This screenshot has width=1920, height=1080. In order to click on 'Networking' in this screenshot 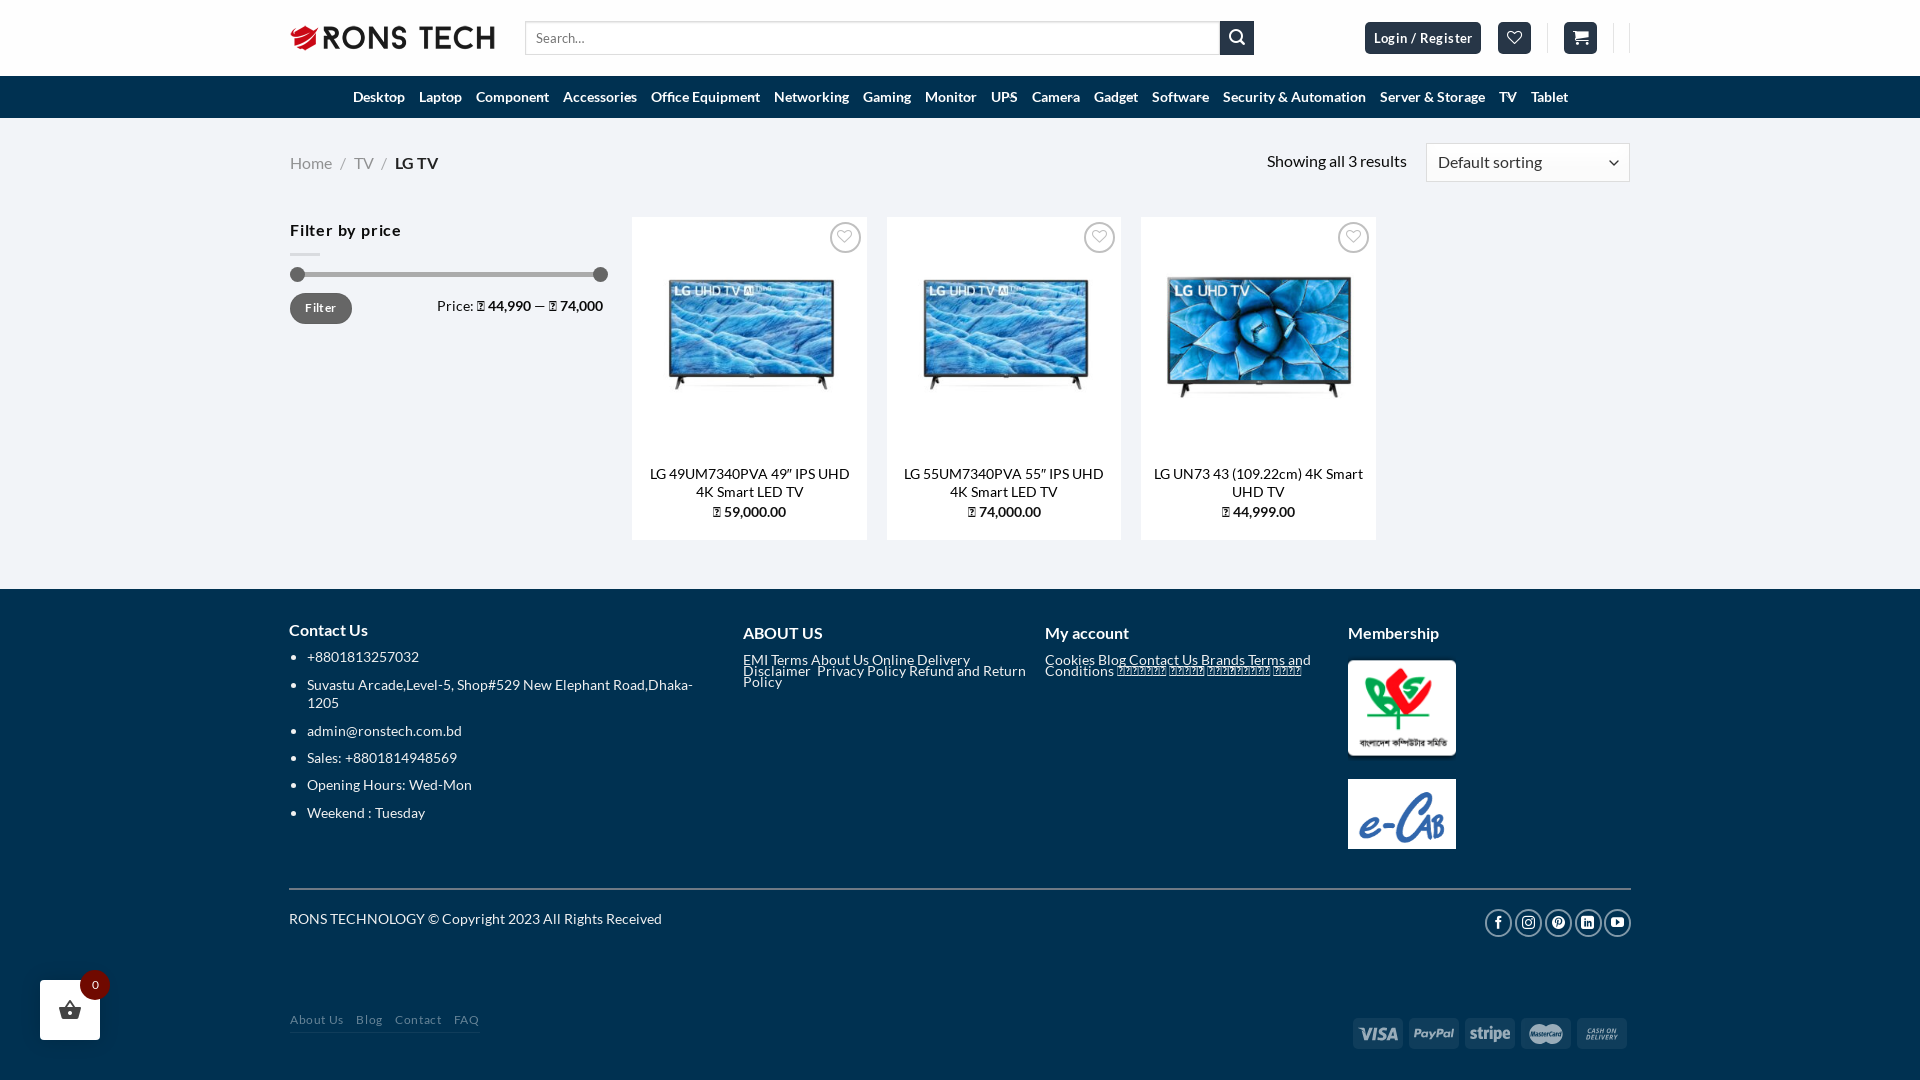, I will do `click(810, 96)`.